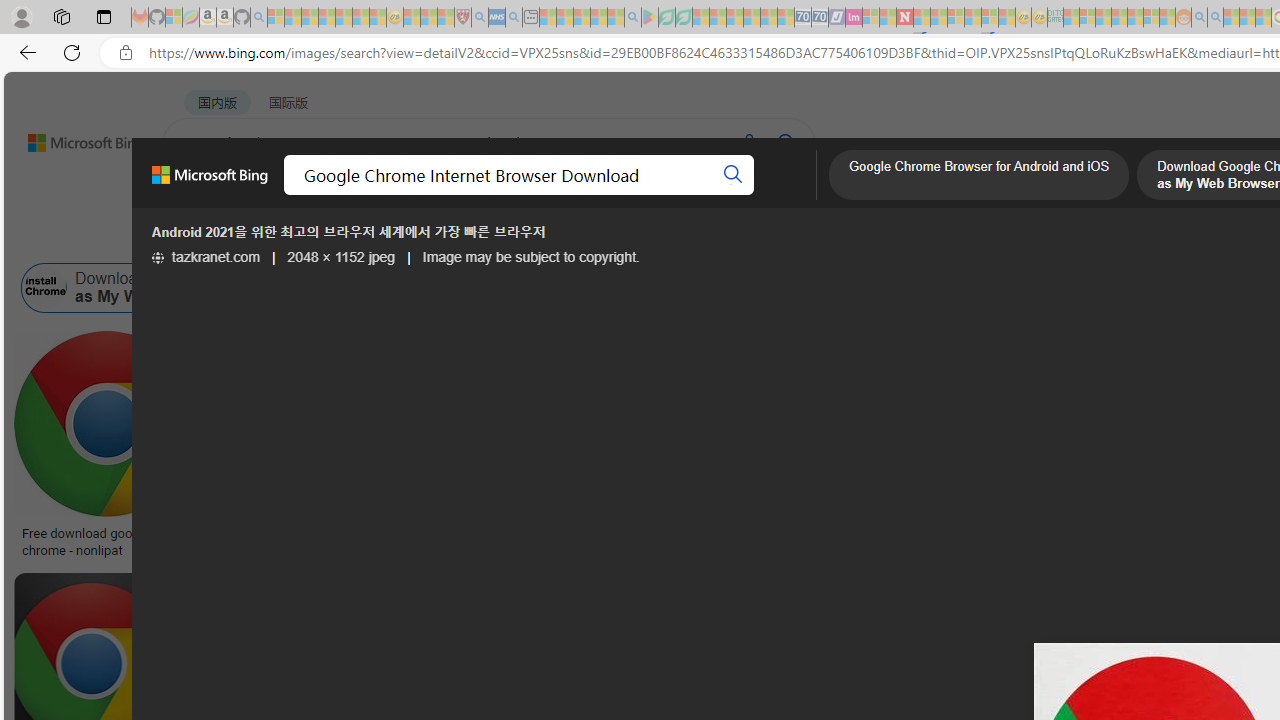  Describe the element at coordinates (903, 17) in the screenshot. I see `'Latest Politics News & Archive | Newsweek.com - Sleeping'` at that location.